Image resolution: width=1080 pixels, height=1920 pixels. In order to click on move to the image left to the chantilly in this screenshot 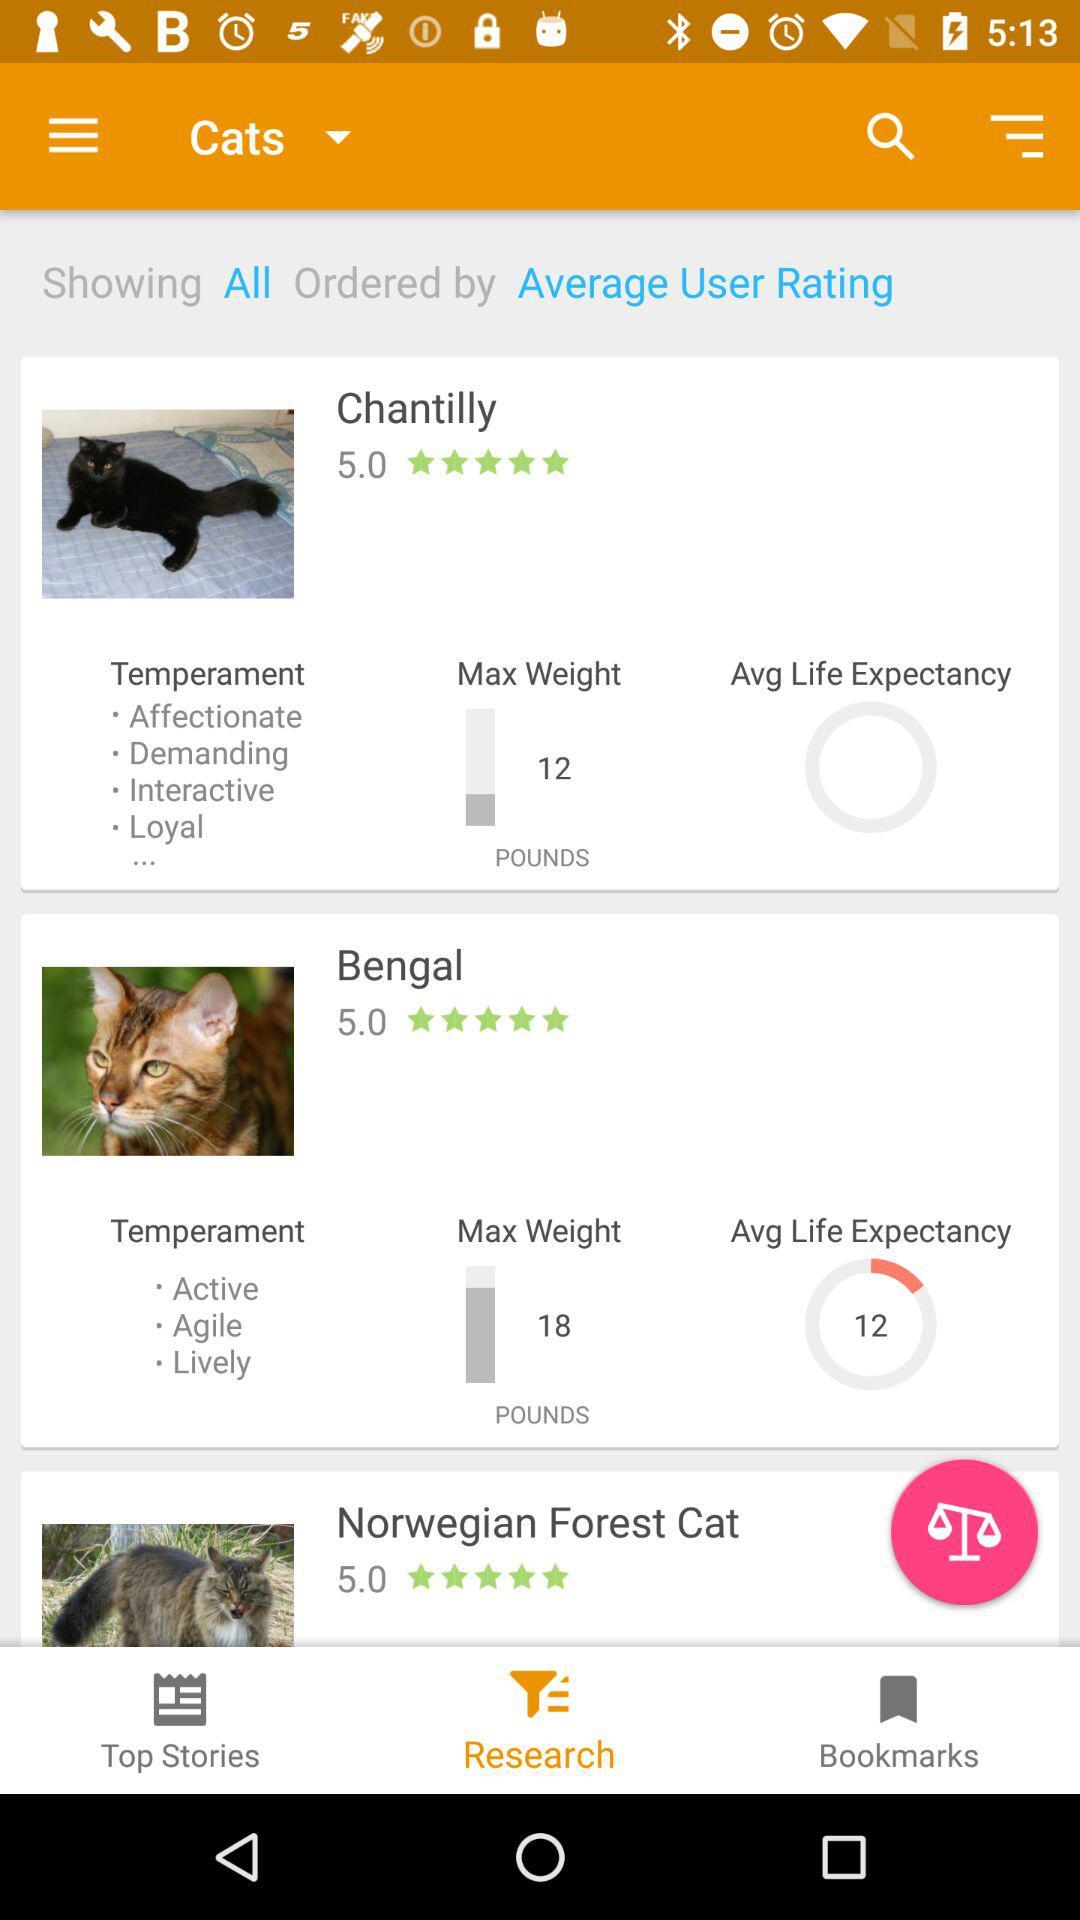, I will do `click(167, 504)`.